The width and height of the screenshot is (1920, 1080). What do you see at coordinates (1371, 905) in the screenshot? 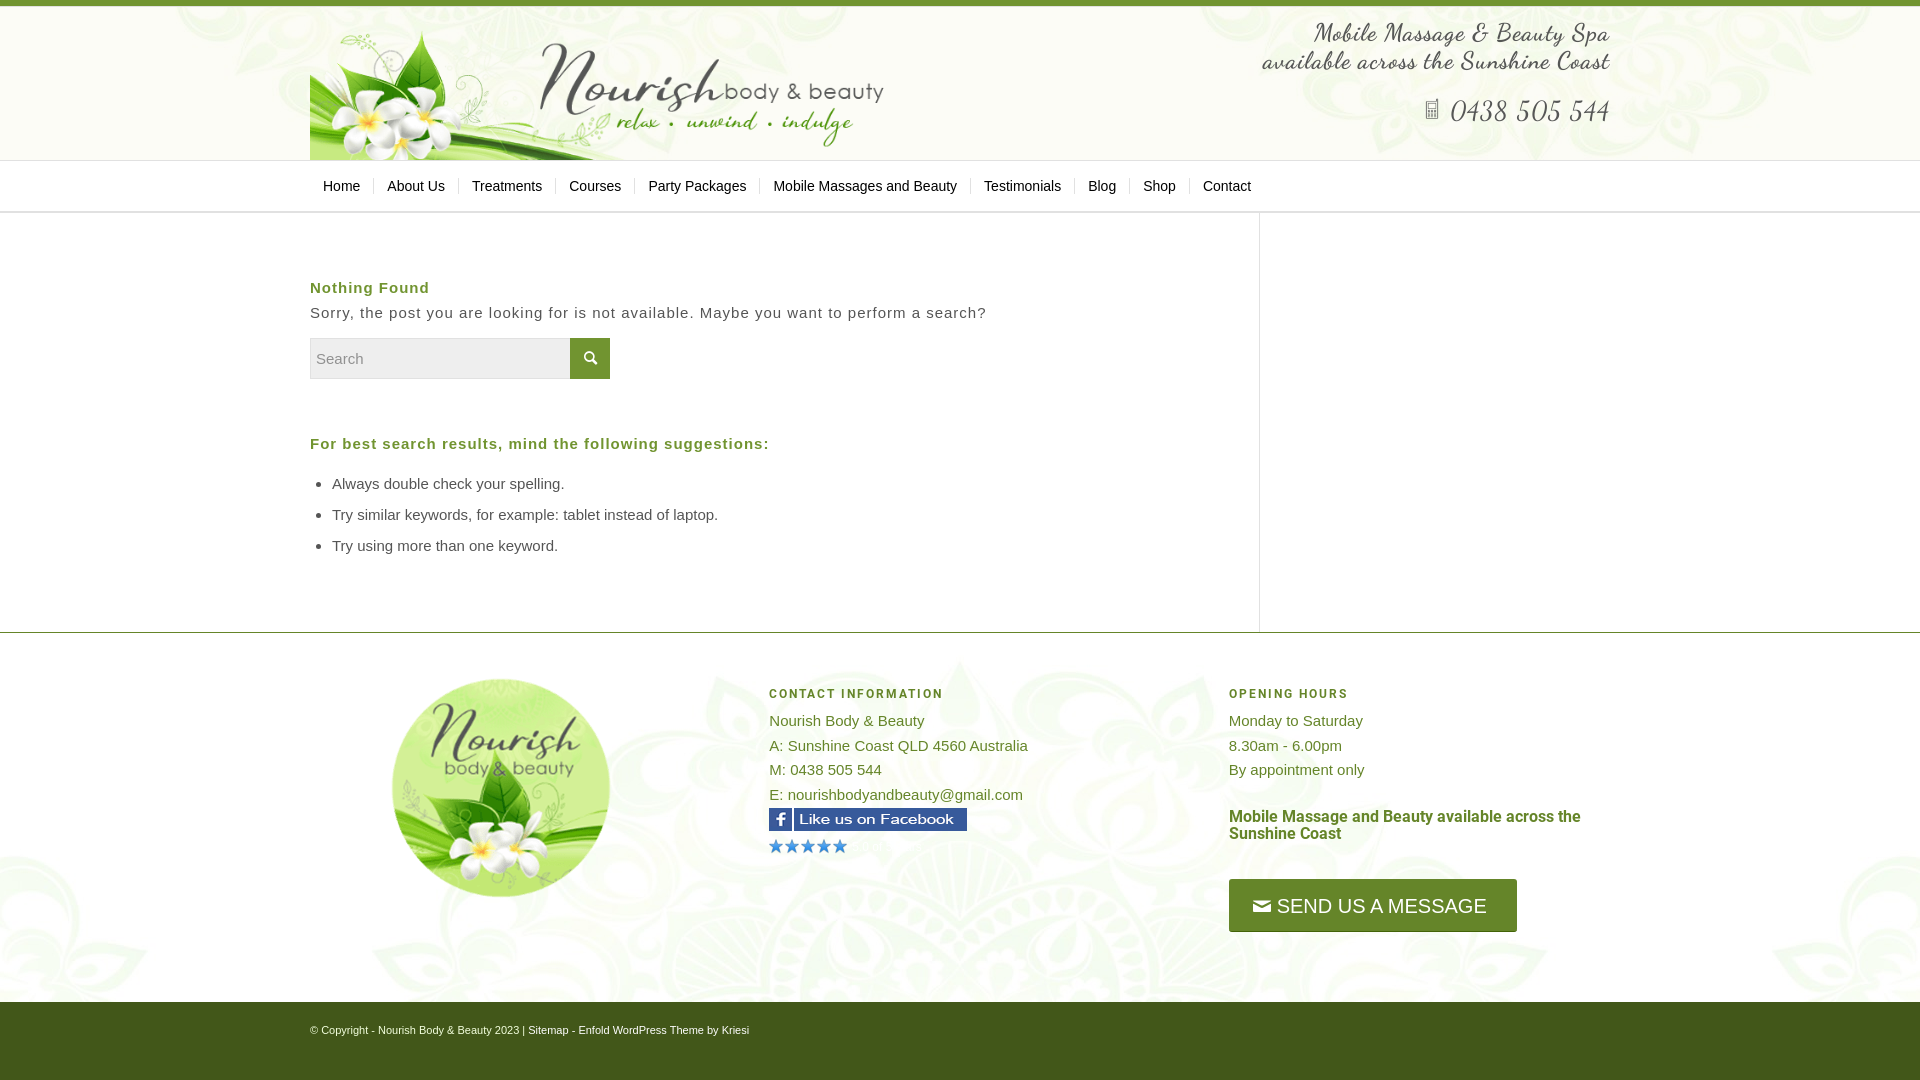
I see `'SEND US A MESSAGE'` at bounding box center [1371, 905].